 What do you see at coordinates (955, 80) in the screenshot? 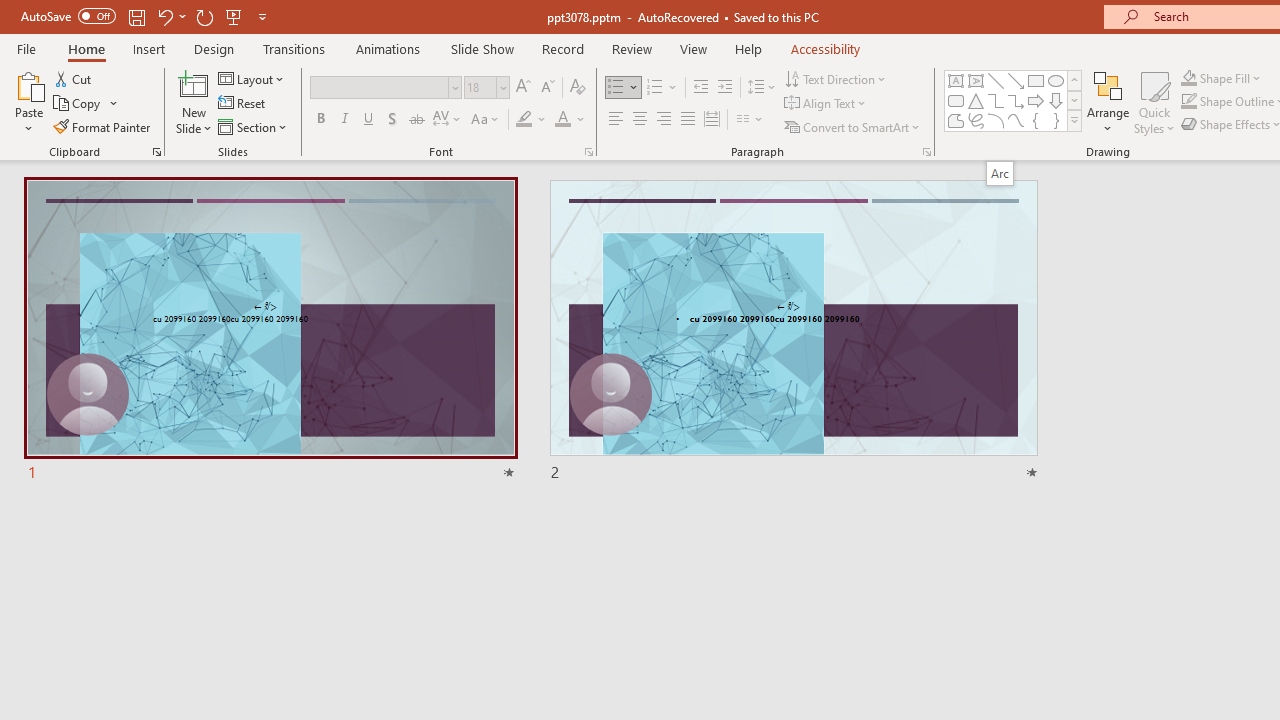
I see `'Text Box'` at bounding box center [955, 80].